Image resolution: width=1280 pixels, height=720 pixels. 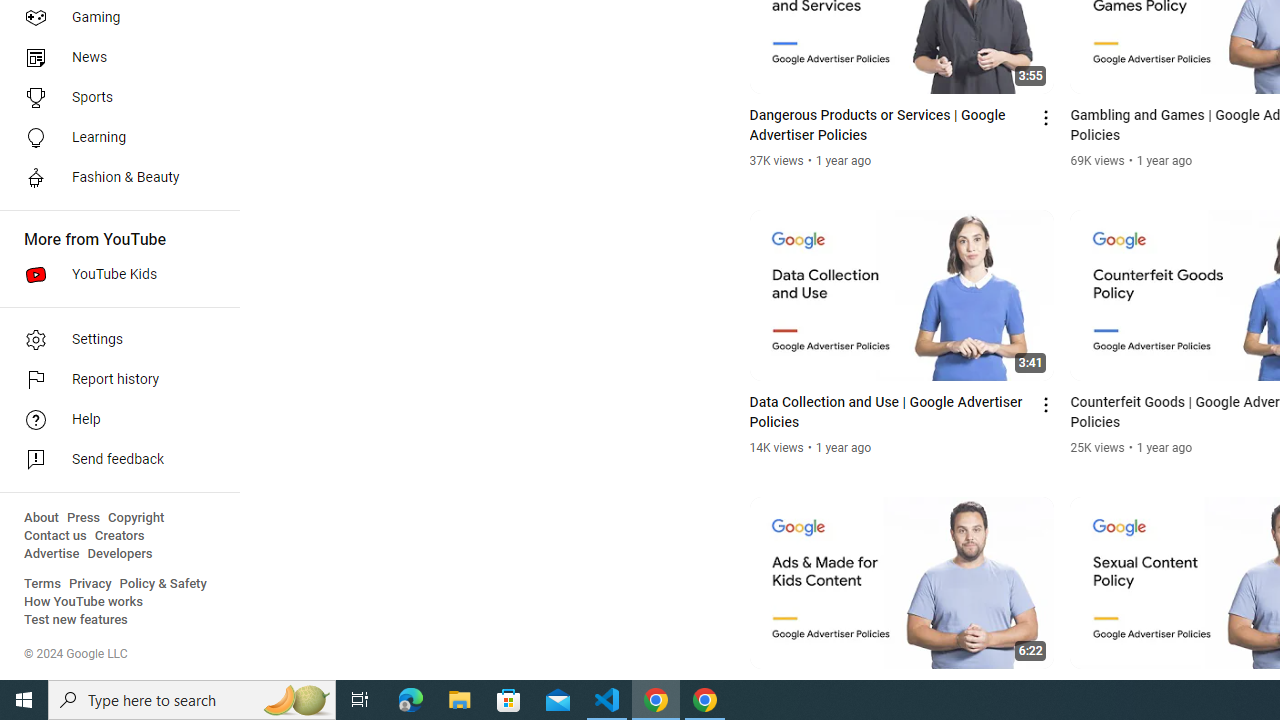 I want to click on 'Help', so click(x=112, y=419).